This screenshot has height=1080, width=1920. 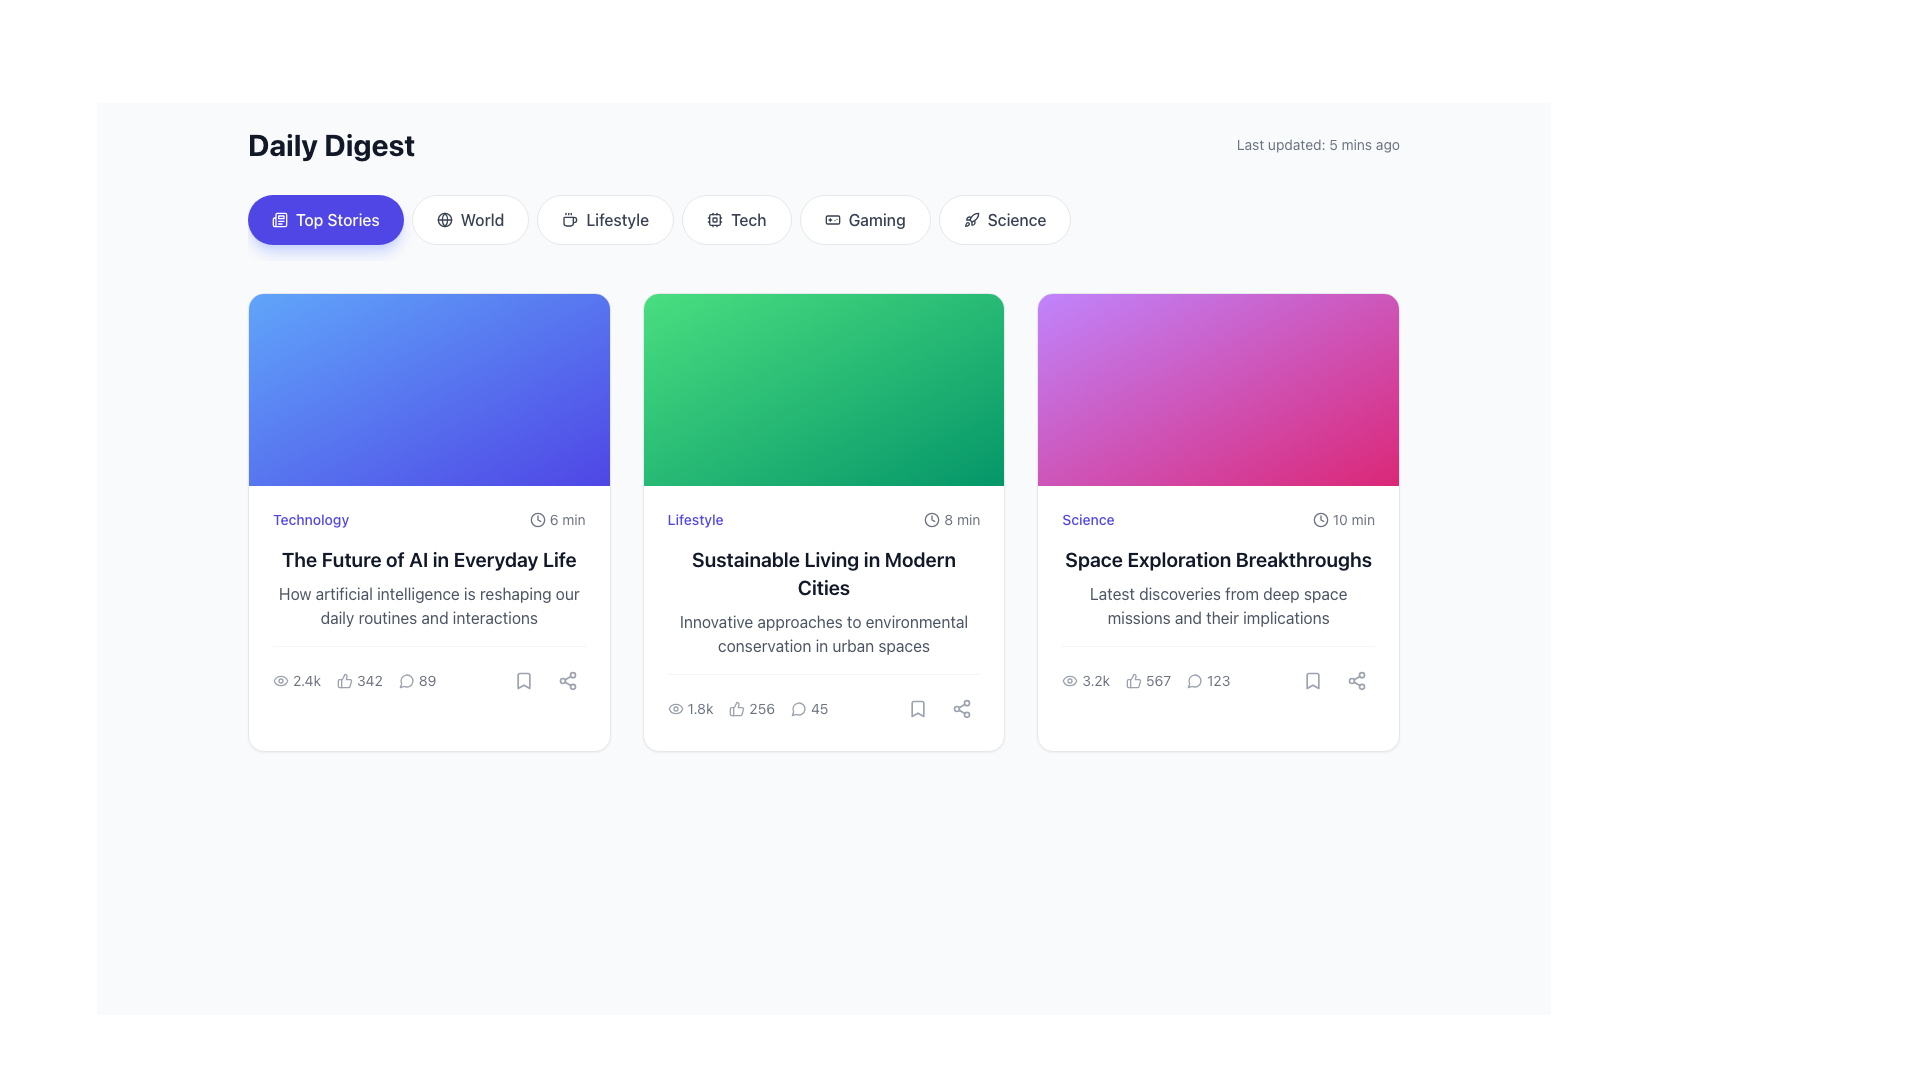 What do you see at coordinates (280, 680) in the screenshot?
I see `the eye icon, which is a gray minimalist SVG graphic located at the bottom of the first card` at bounding box center [280, 680].